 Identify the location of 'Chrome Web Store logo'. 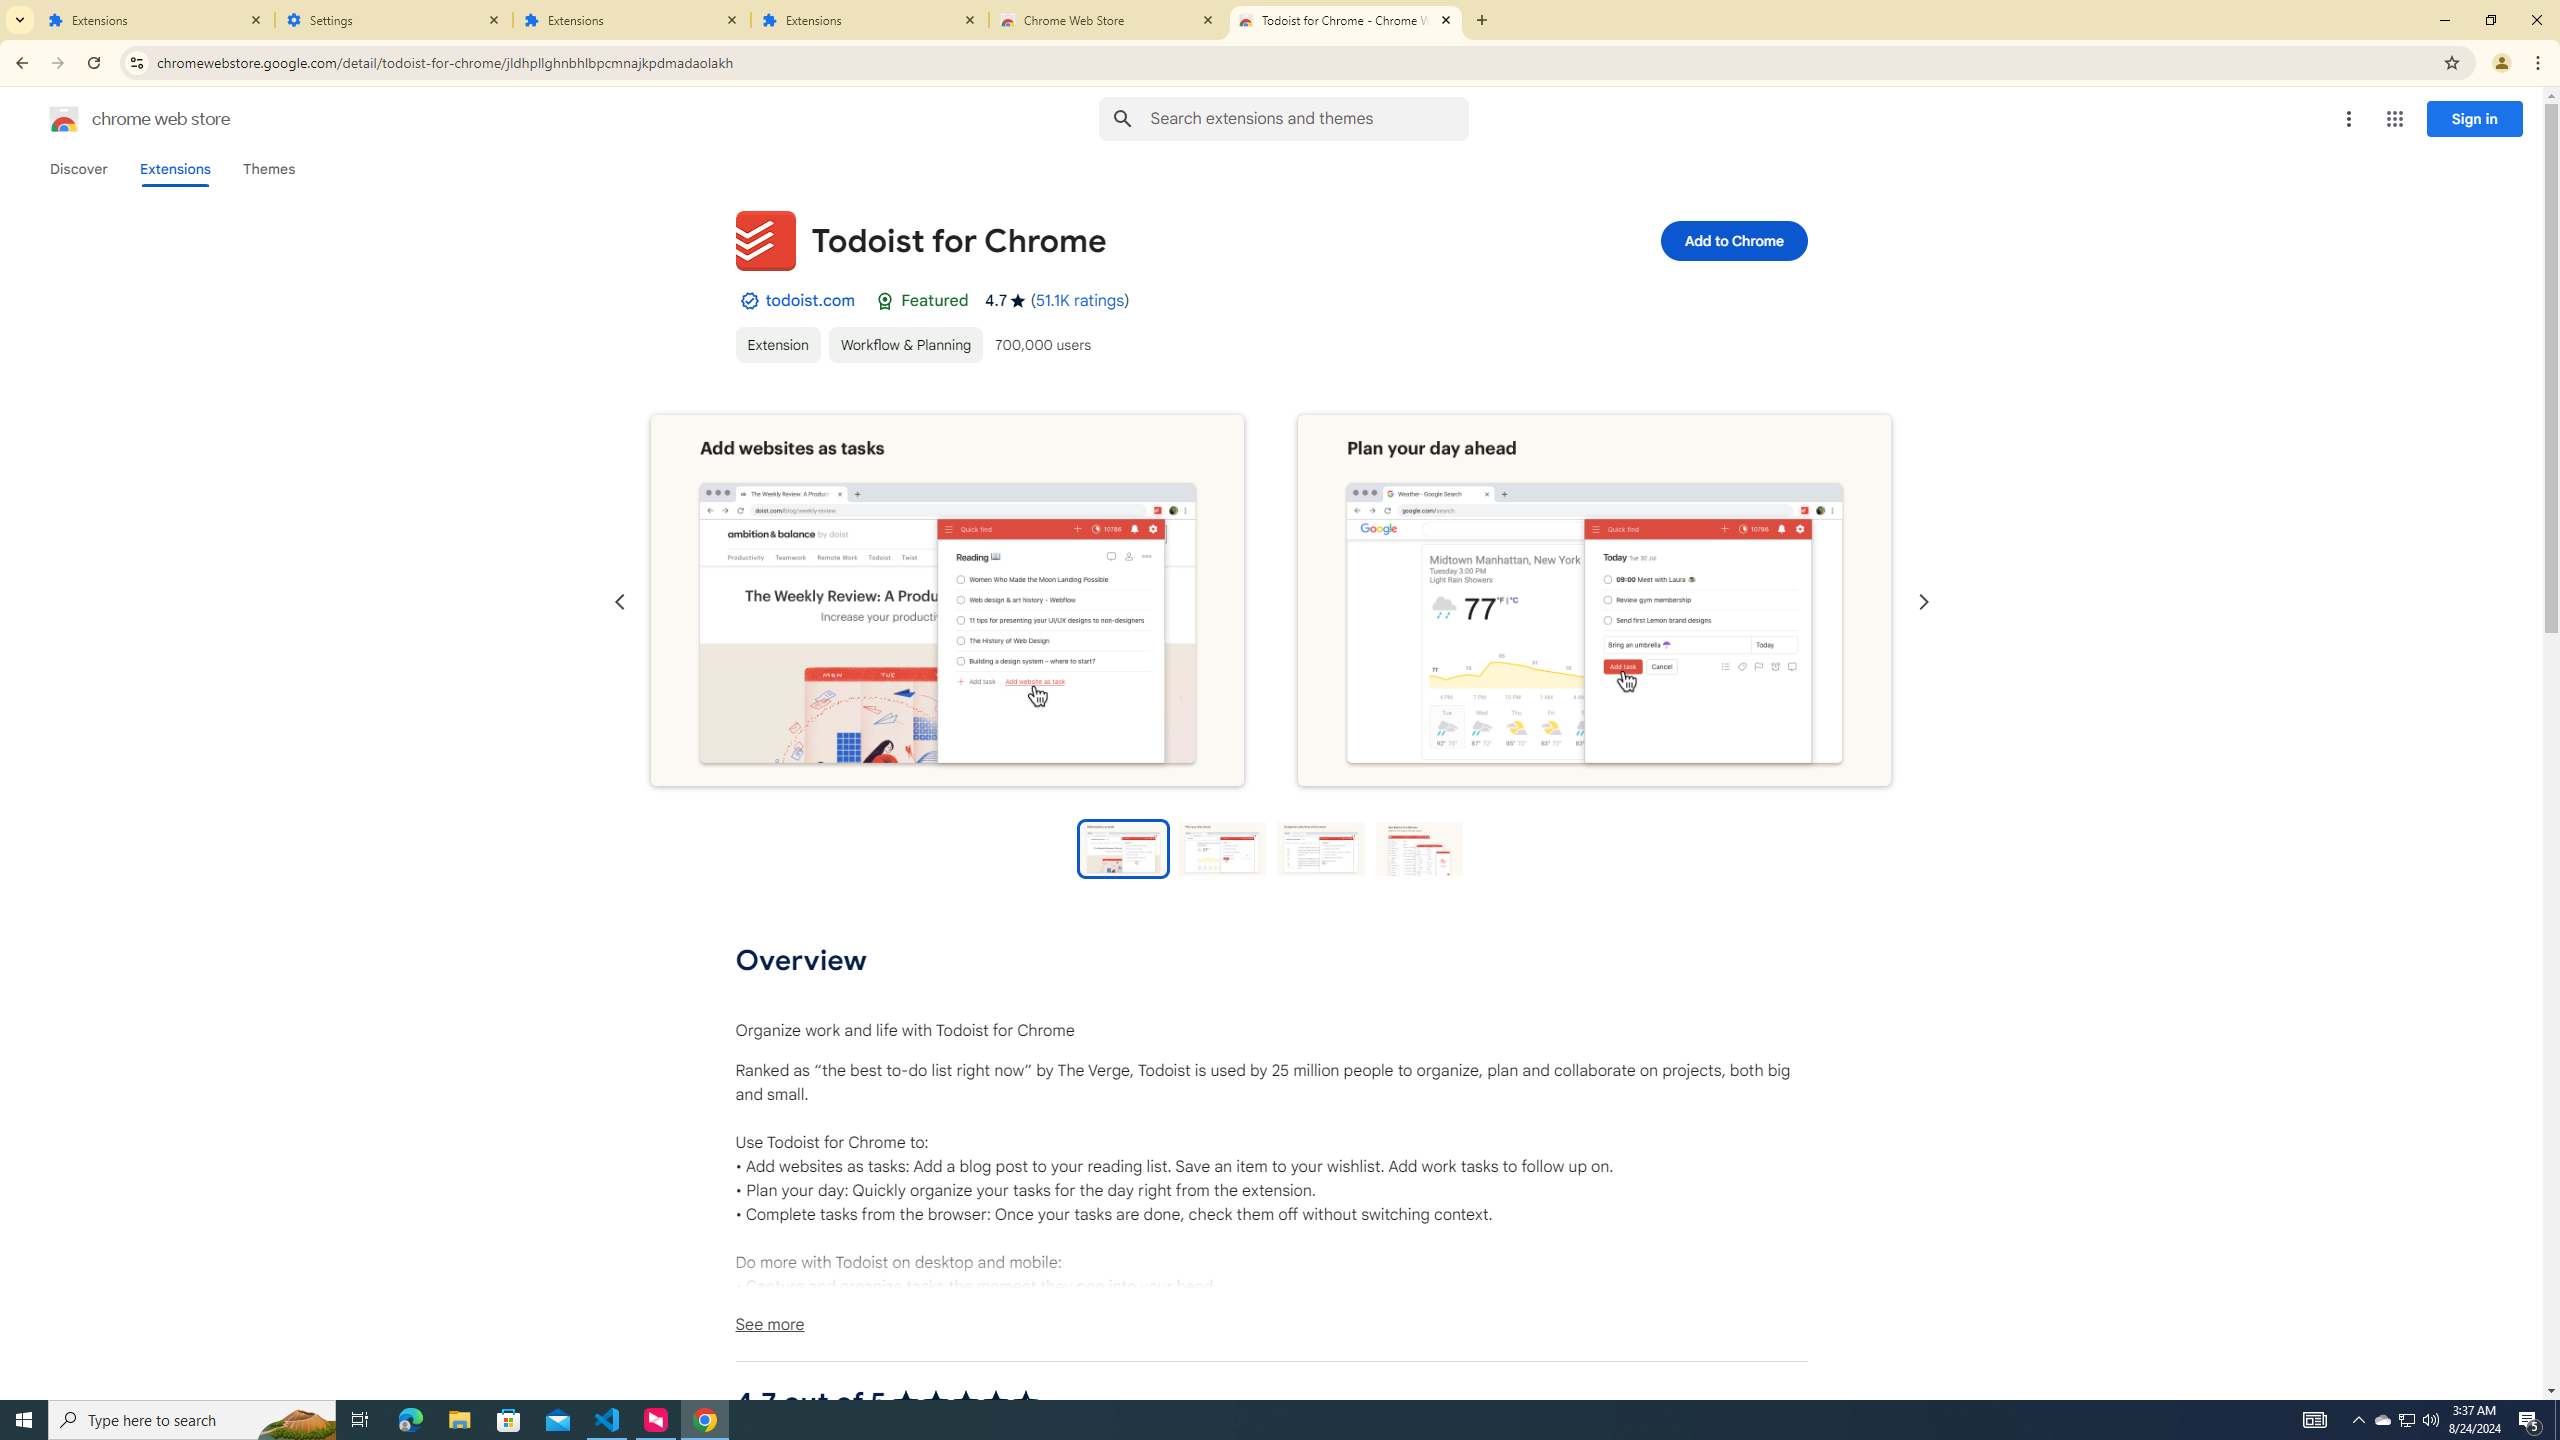
(64, 118).